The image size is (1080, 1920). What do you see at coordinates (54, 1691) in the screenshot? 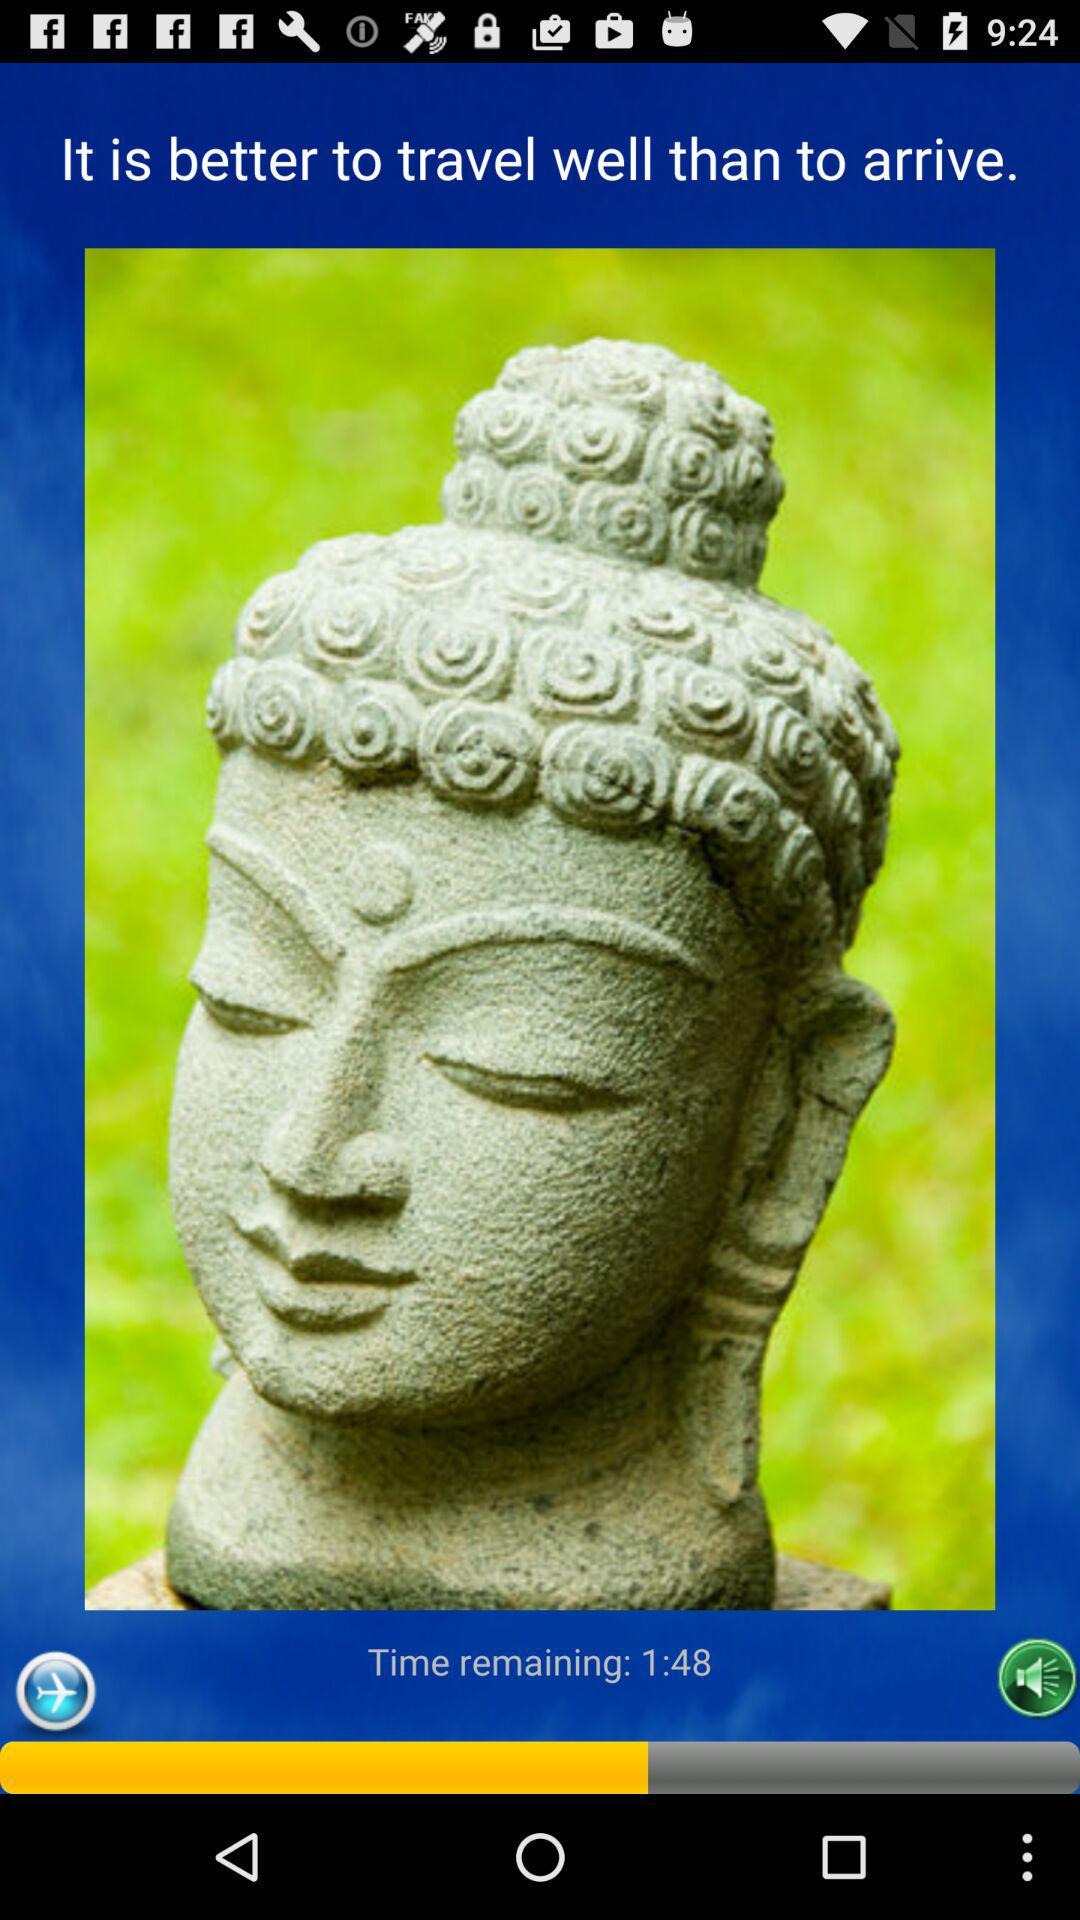
I see `the icon to the left of time remaining 1` at bounding box center [54, 1691].